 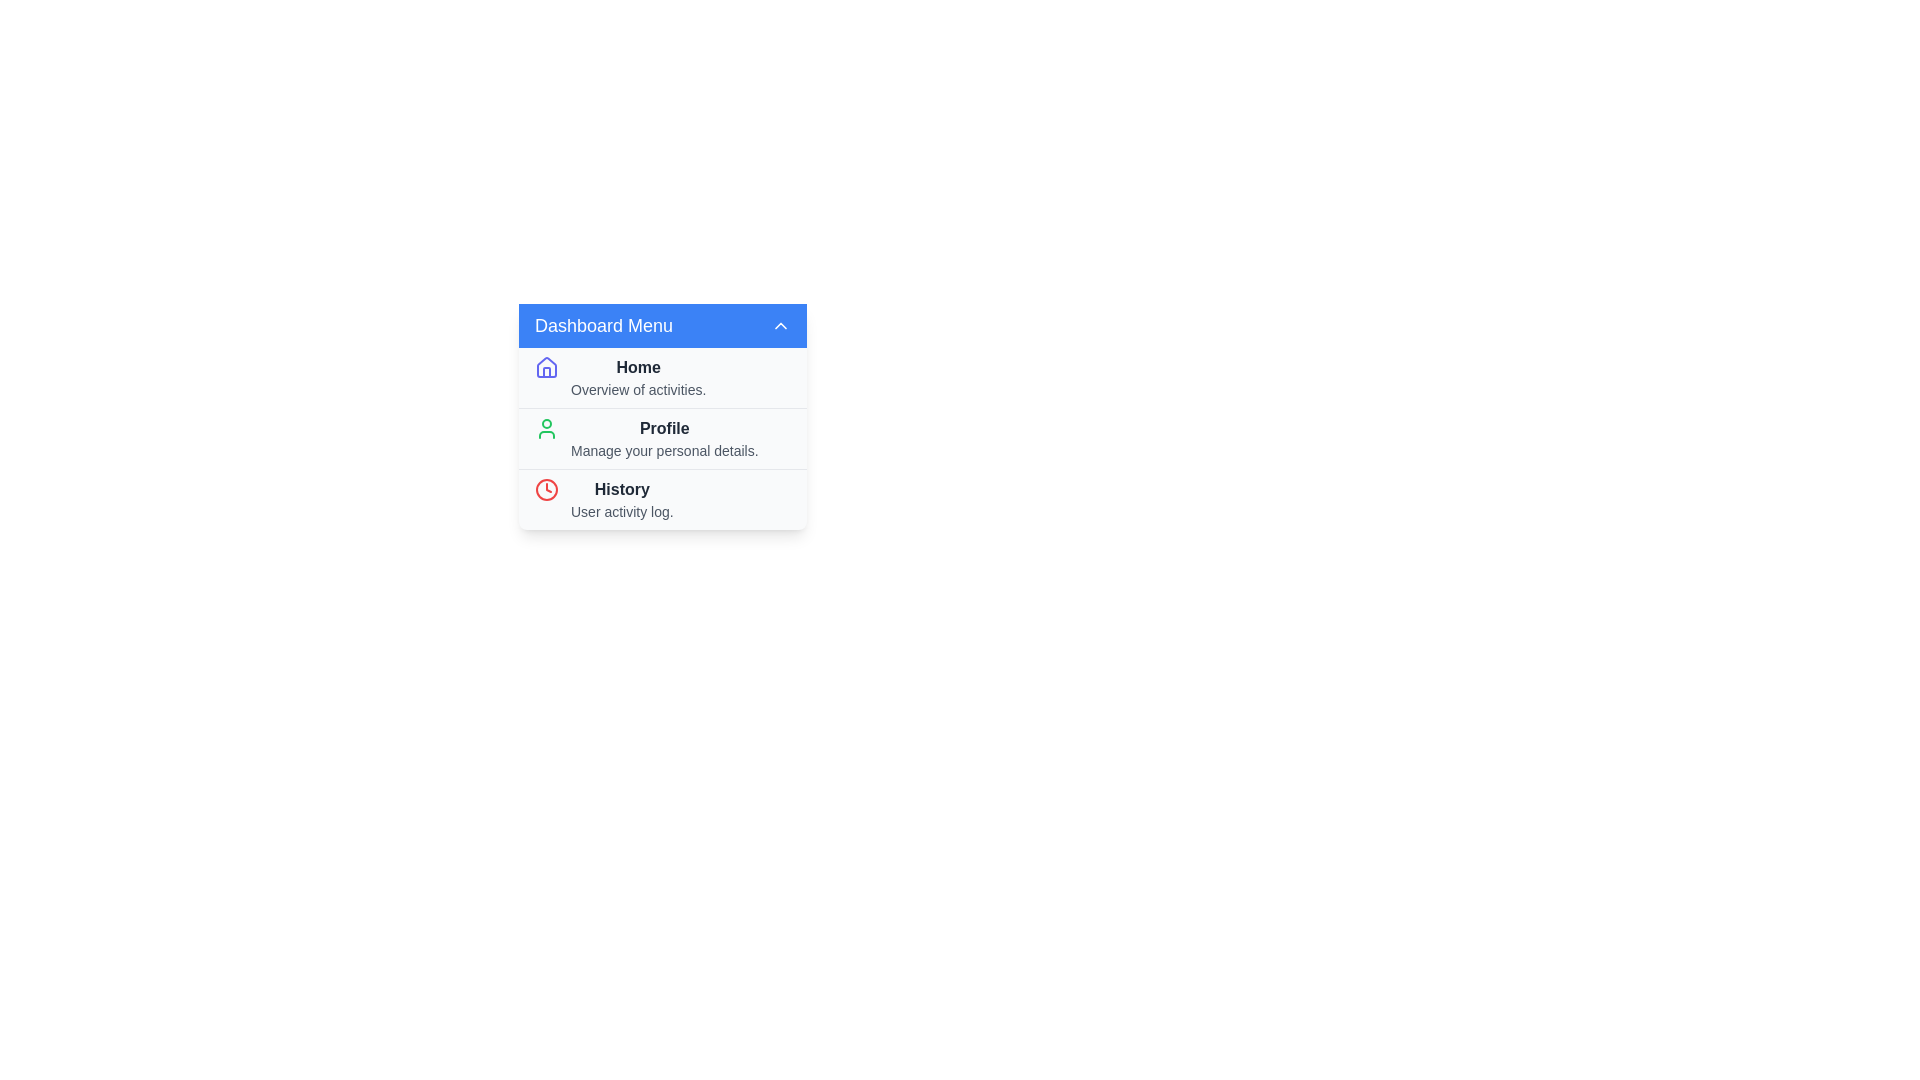 I want to click on the house icon in the 'Dashboard Menu' section, which is located to the left of the 'Home - Overview of activities' menu item, so click(x=547, y=366).